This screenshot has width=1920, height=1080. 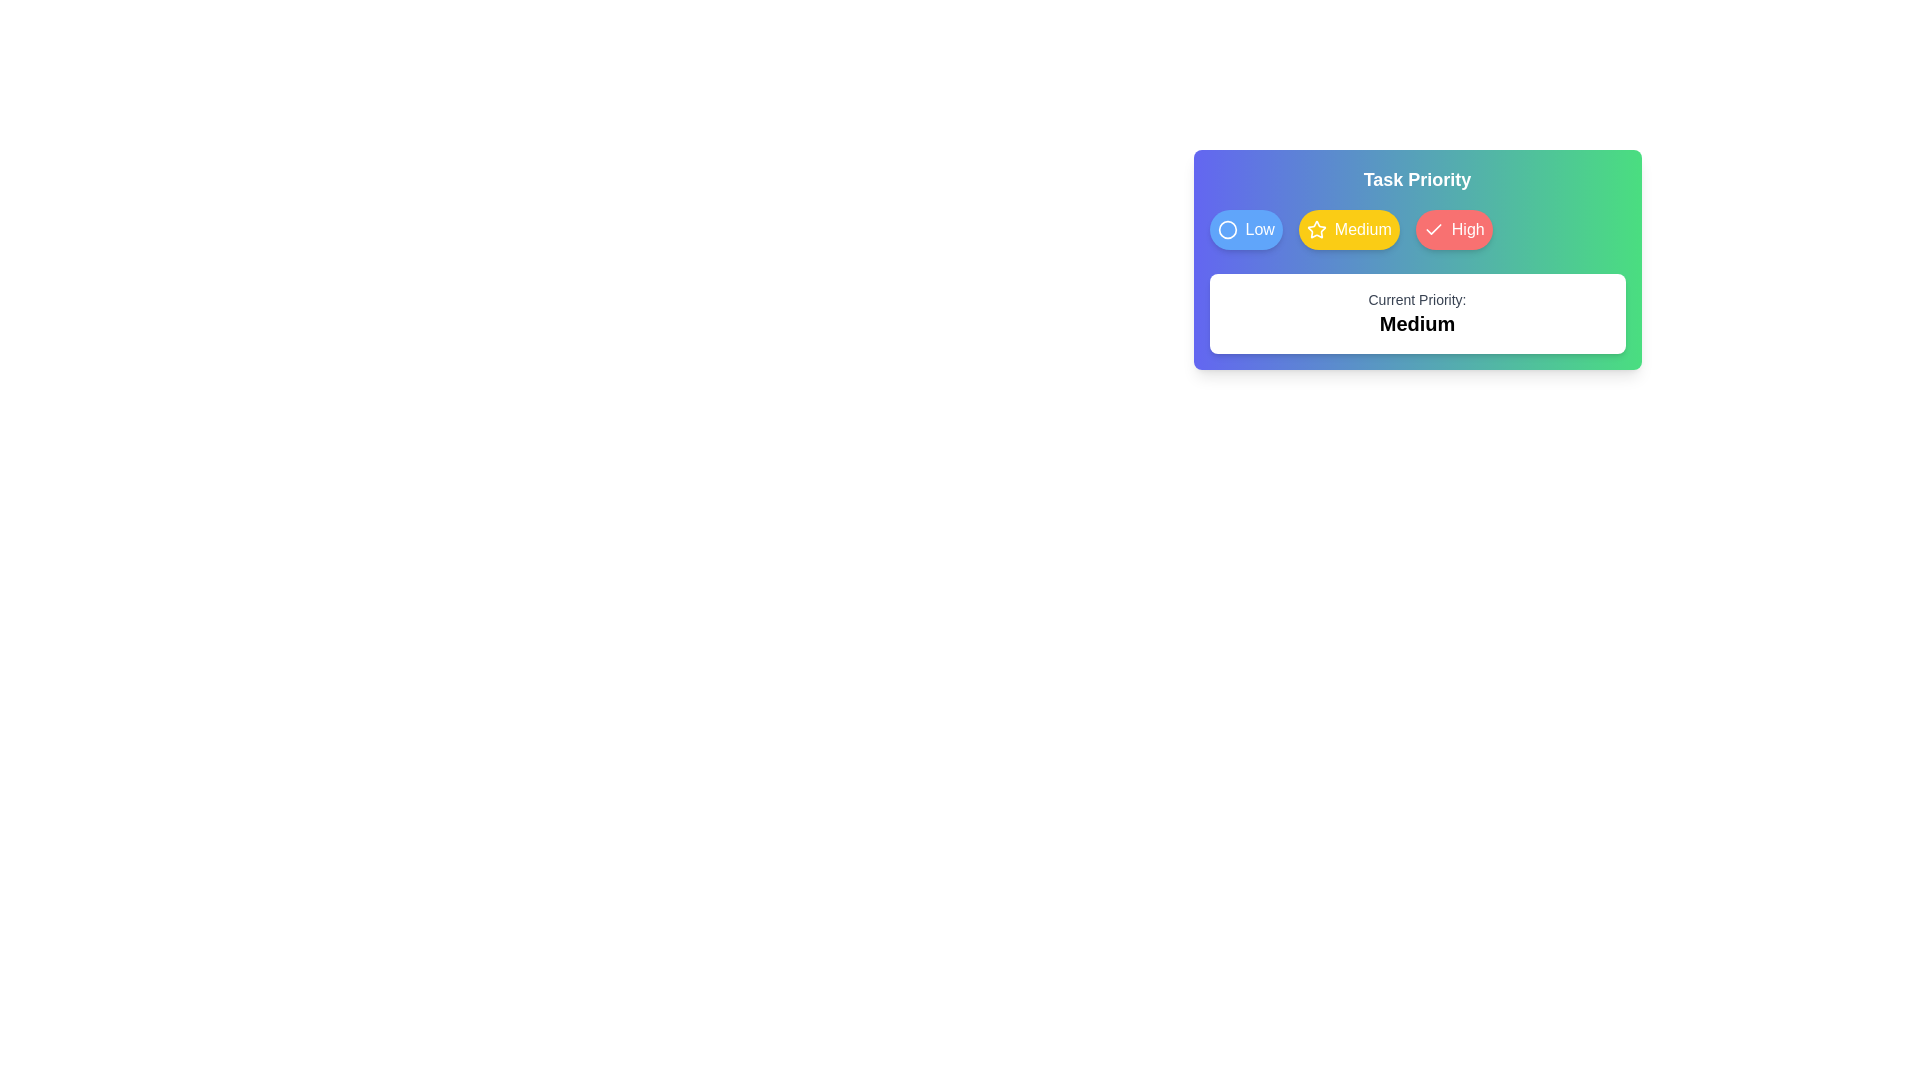 What do you see at coordinates (1316, 229) in the screenshot?
I see `the star-shaped icon inside the yellow circular button labeled 'Medium', which is positioned between 'Low' and 'High'` at bounding box center [1316, 229].